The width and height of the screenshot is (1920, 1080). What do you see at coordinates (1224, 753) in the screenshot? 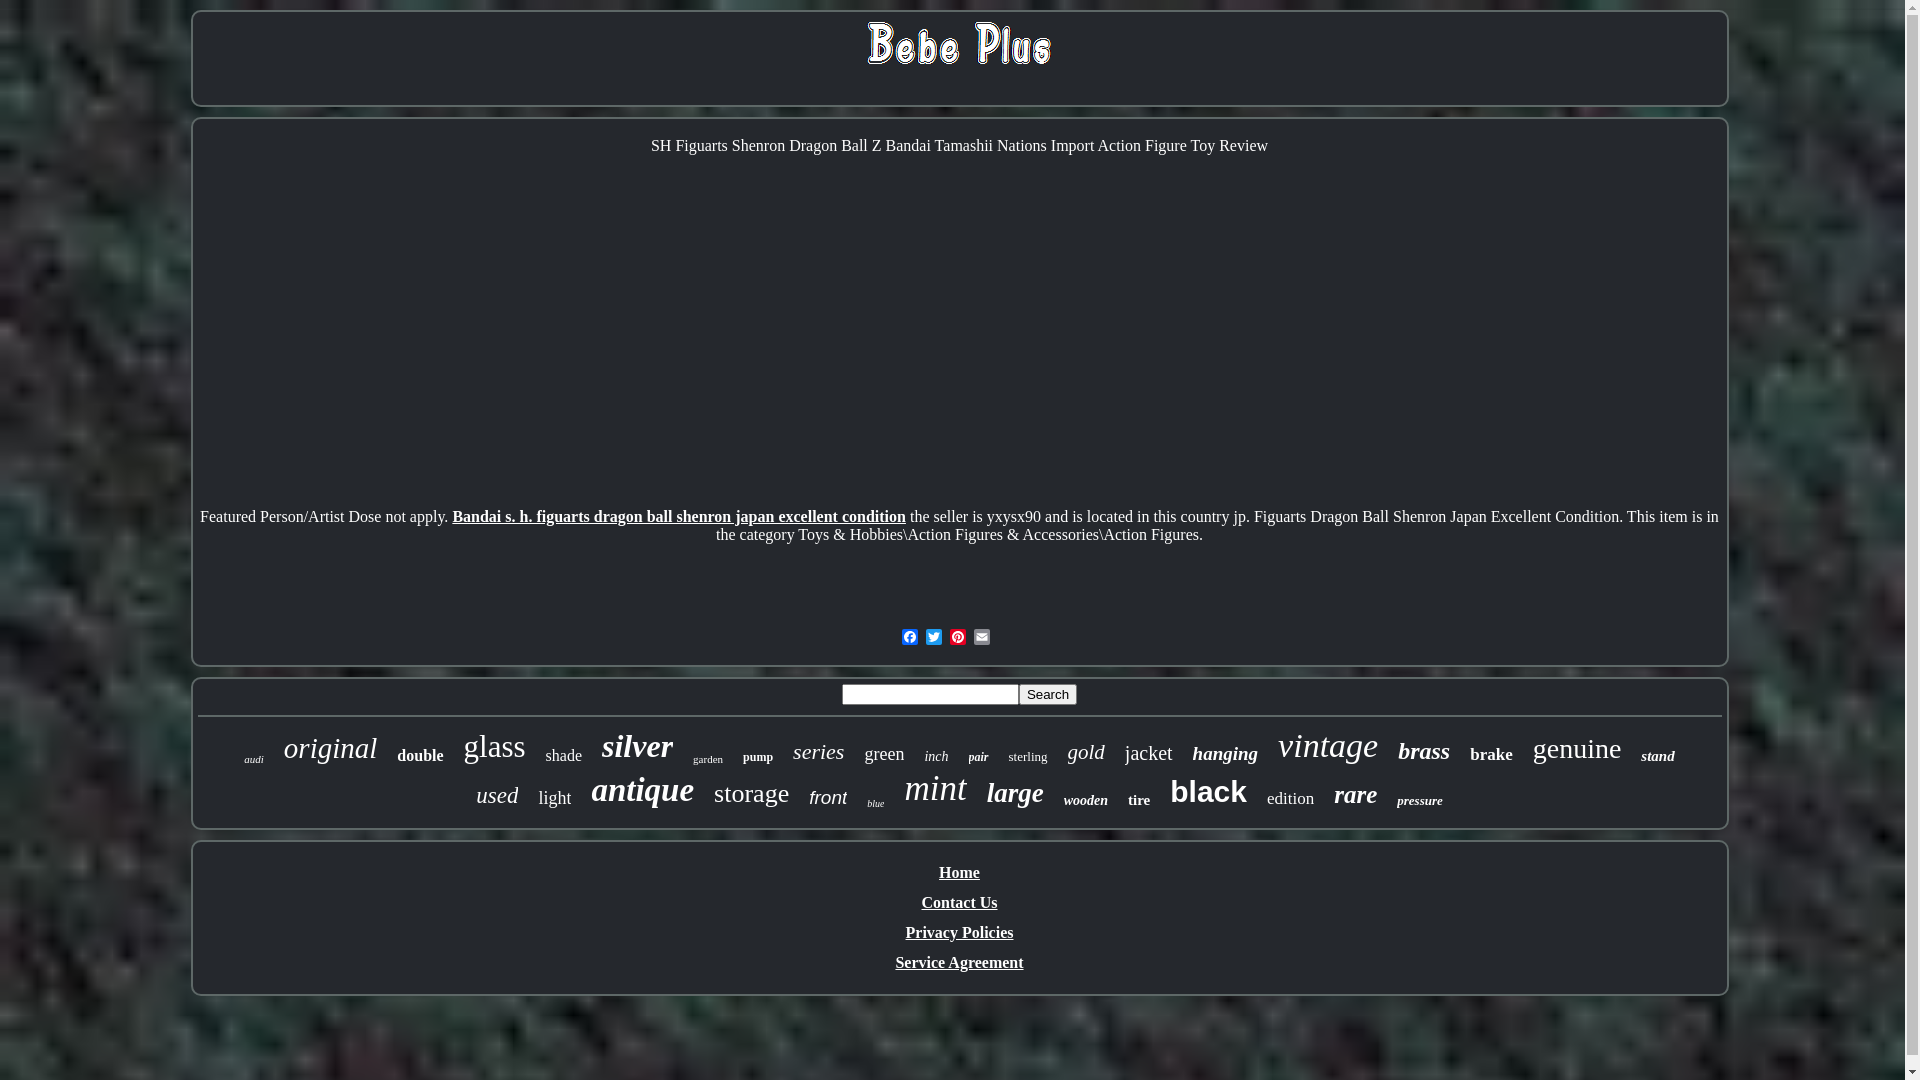
I see `'hanging'` at bounding box center [1224, 753].